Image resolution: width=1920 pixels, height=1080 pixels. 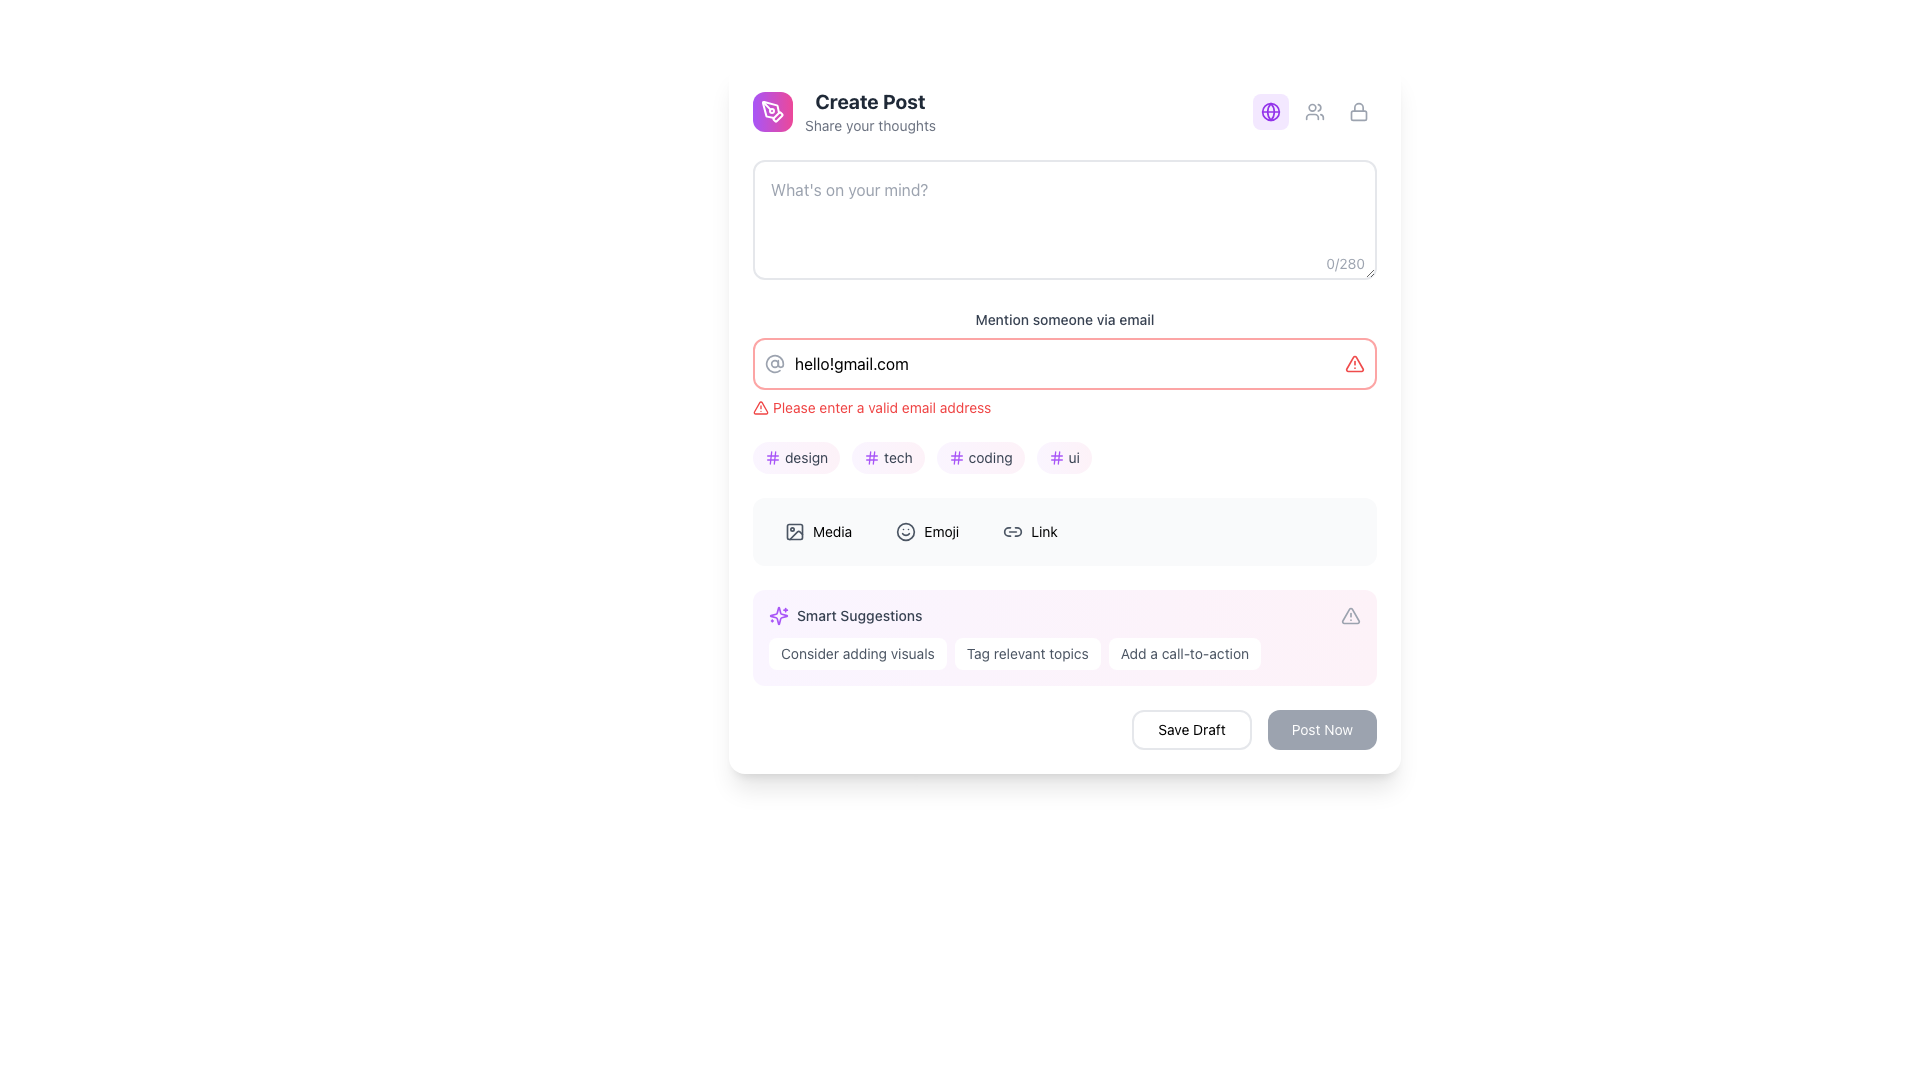 What do you see at coordinates (1055, 458) in the screenshot?
I see `the small purple hash icon located on the gradient-pill-shaped button labeled 'ui' towards the bottom center of the interface` at bounding box center [1055, 458].